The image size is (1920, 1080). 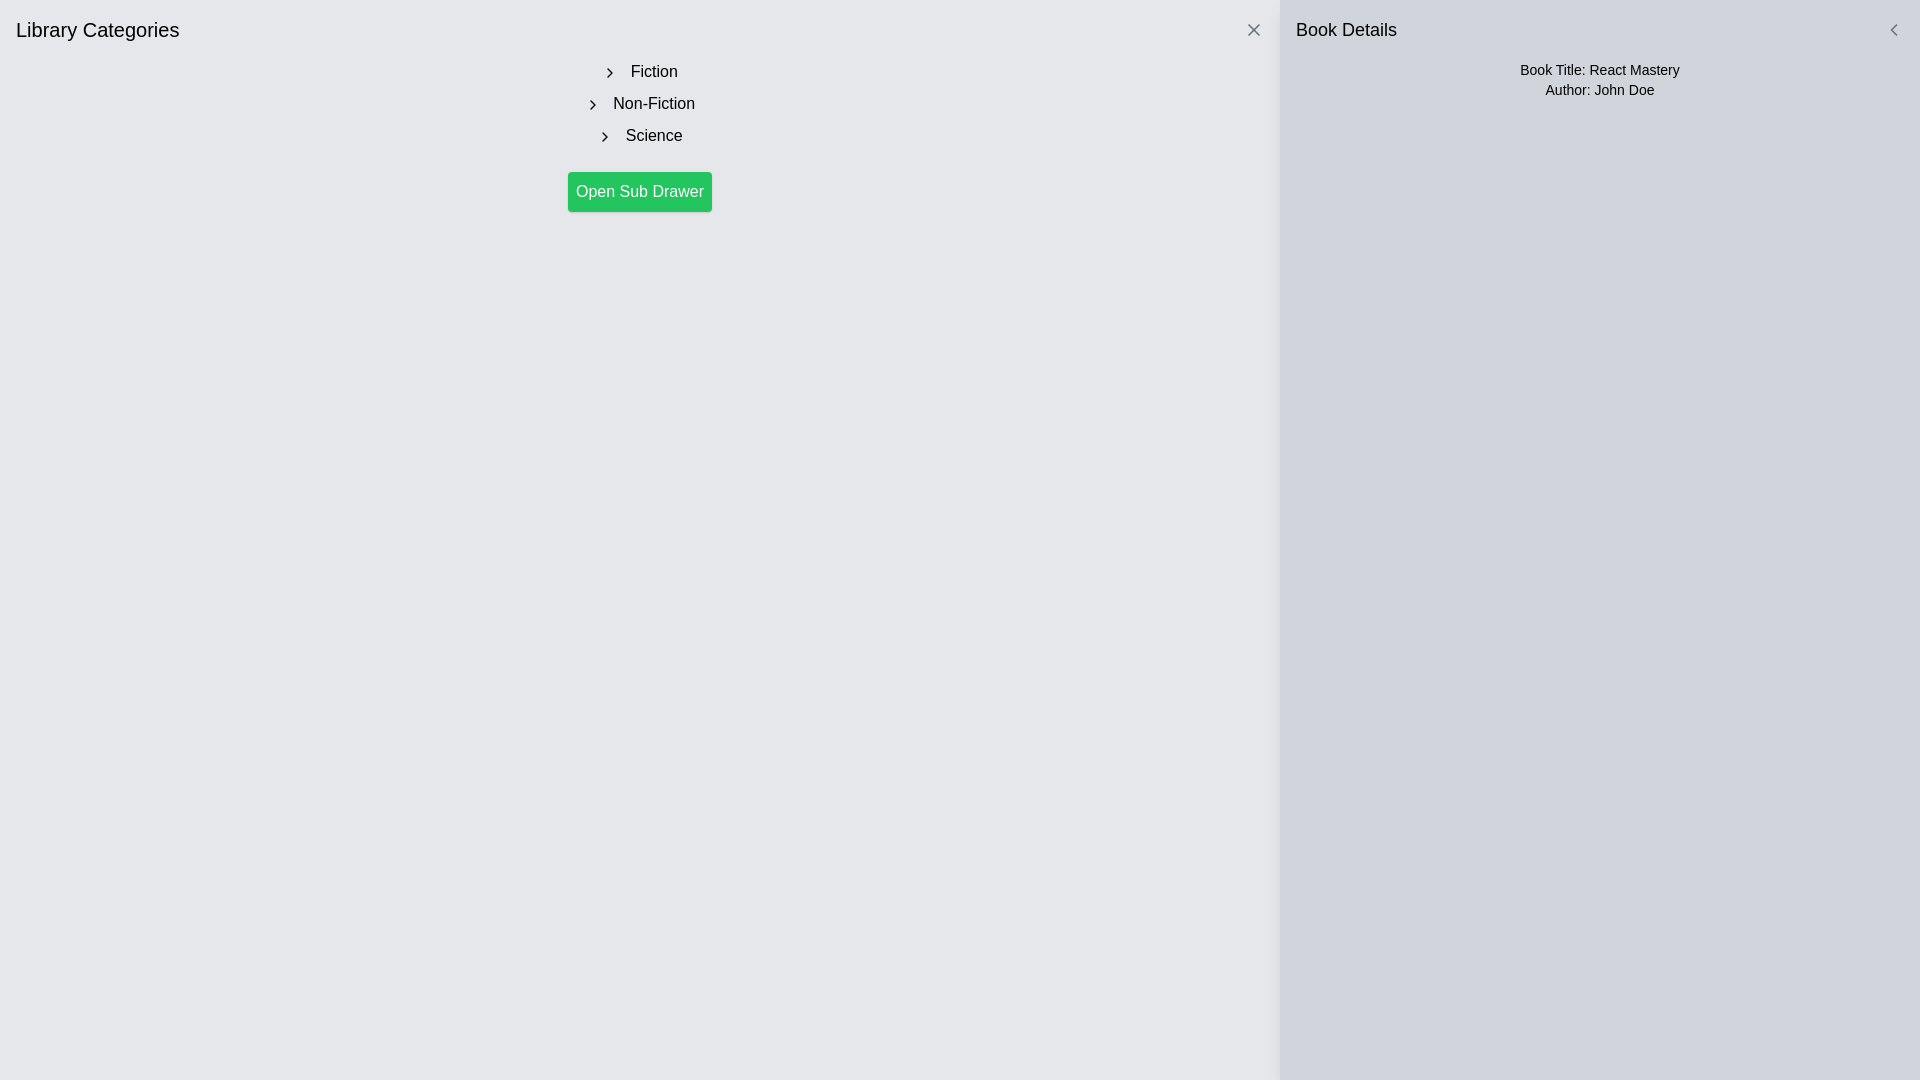 I want to click on the close button with a gray 'X' symbol located in the top-right corner of the 'Library Categories' header, so click(x=1252, y=30).